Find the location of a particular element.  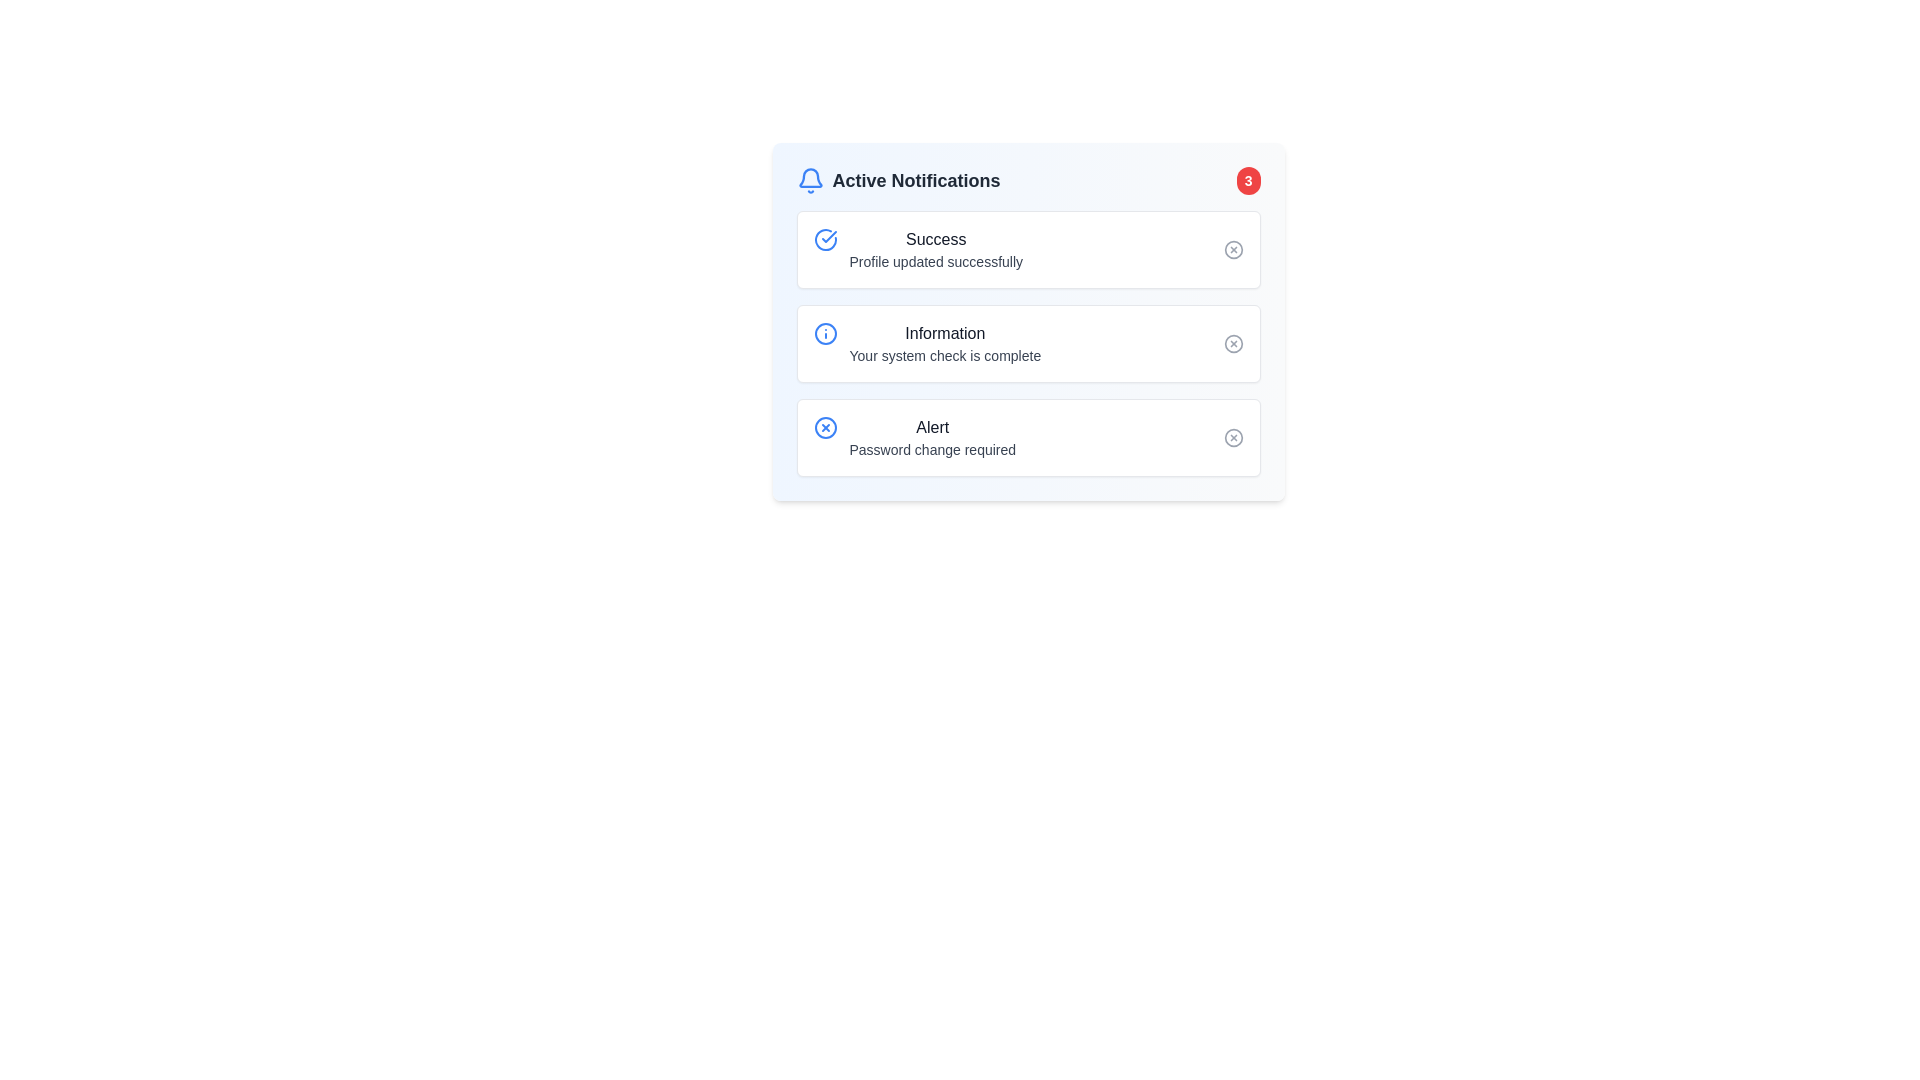

the icon within the second notification card that displays information stating the system check is complete is located at coordinates (1028, 342).